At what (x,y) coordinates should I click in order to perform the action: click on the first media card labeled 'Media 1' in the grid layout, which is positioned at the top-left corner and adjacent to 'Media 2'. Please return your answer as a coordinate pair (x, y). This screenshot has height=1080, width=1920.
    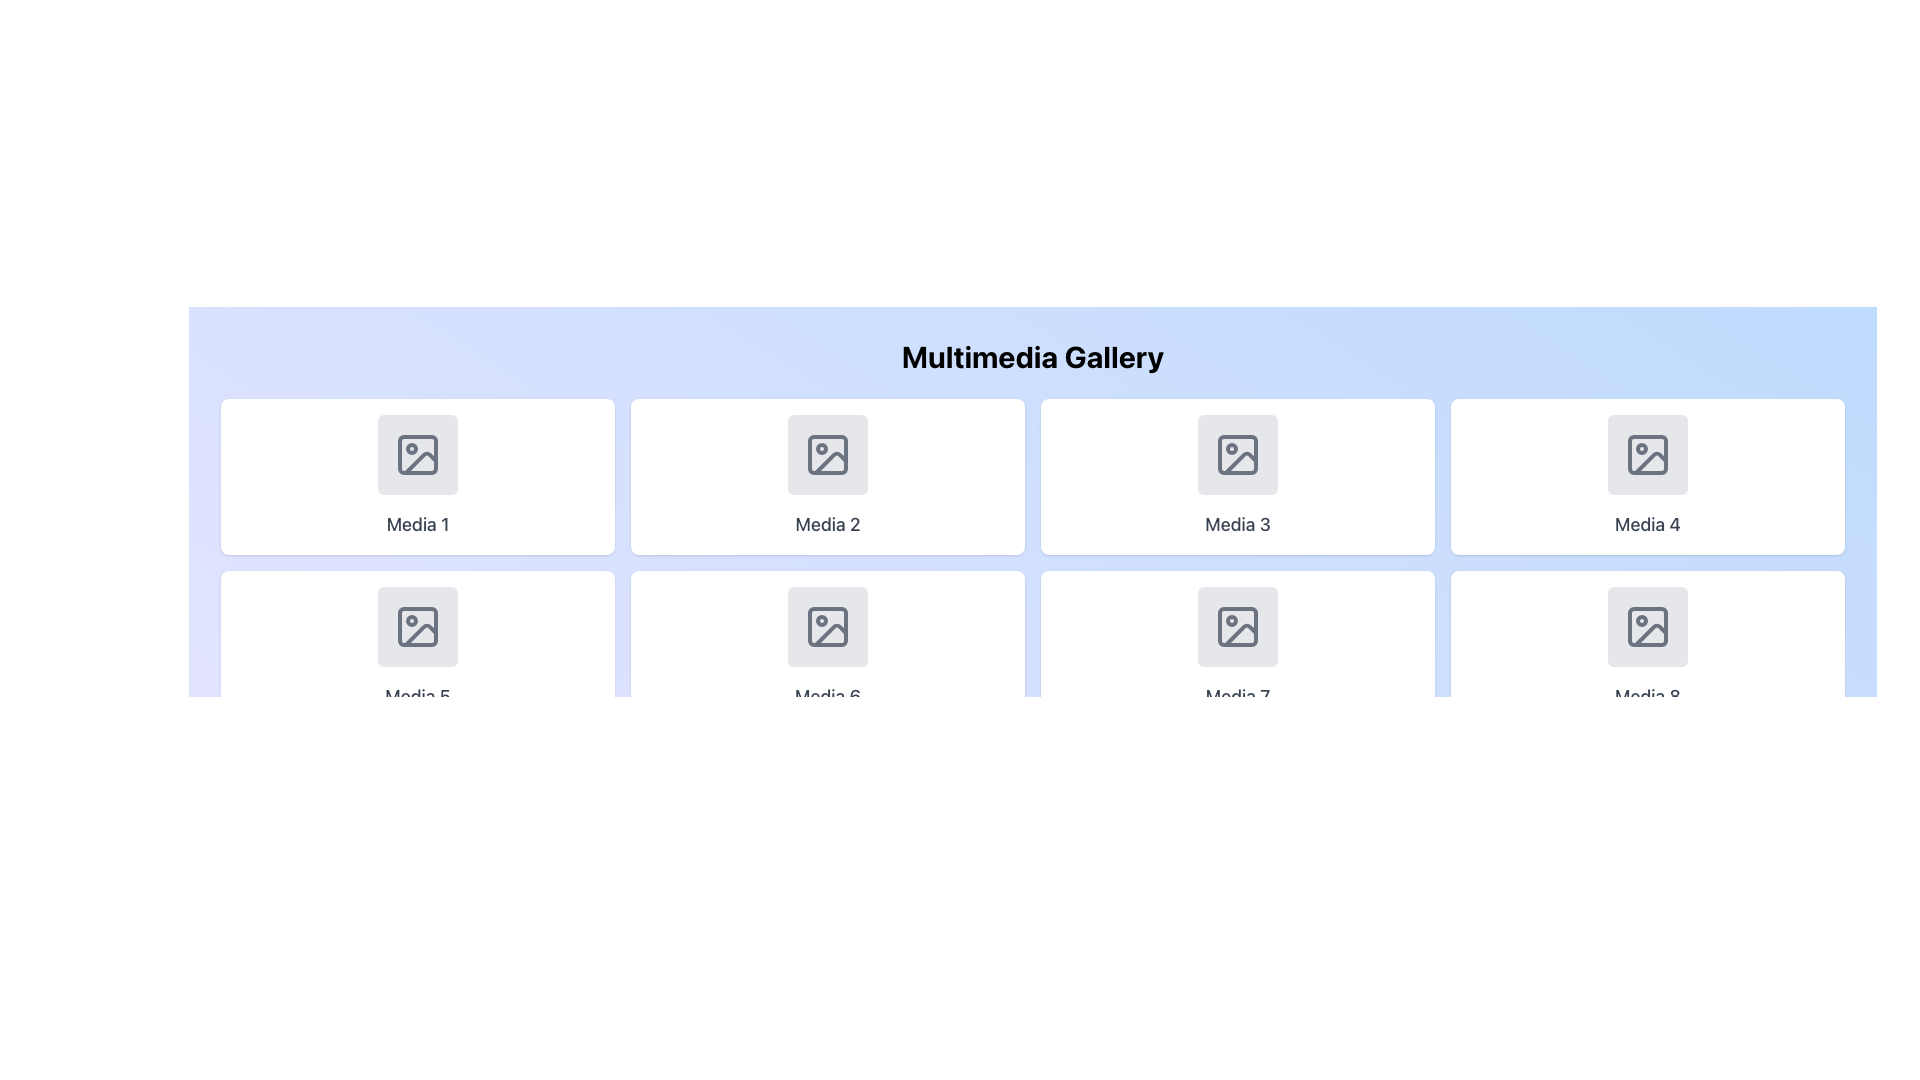
    Looking at the image, I should click on (416, 477).